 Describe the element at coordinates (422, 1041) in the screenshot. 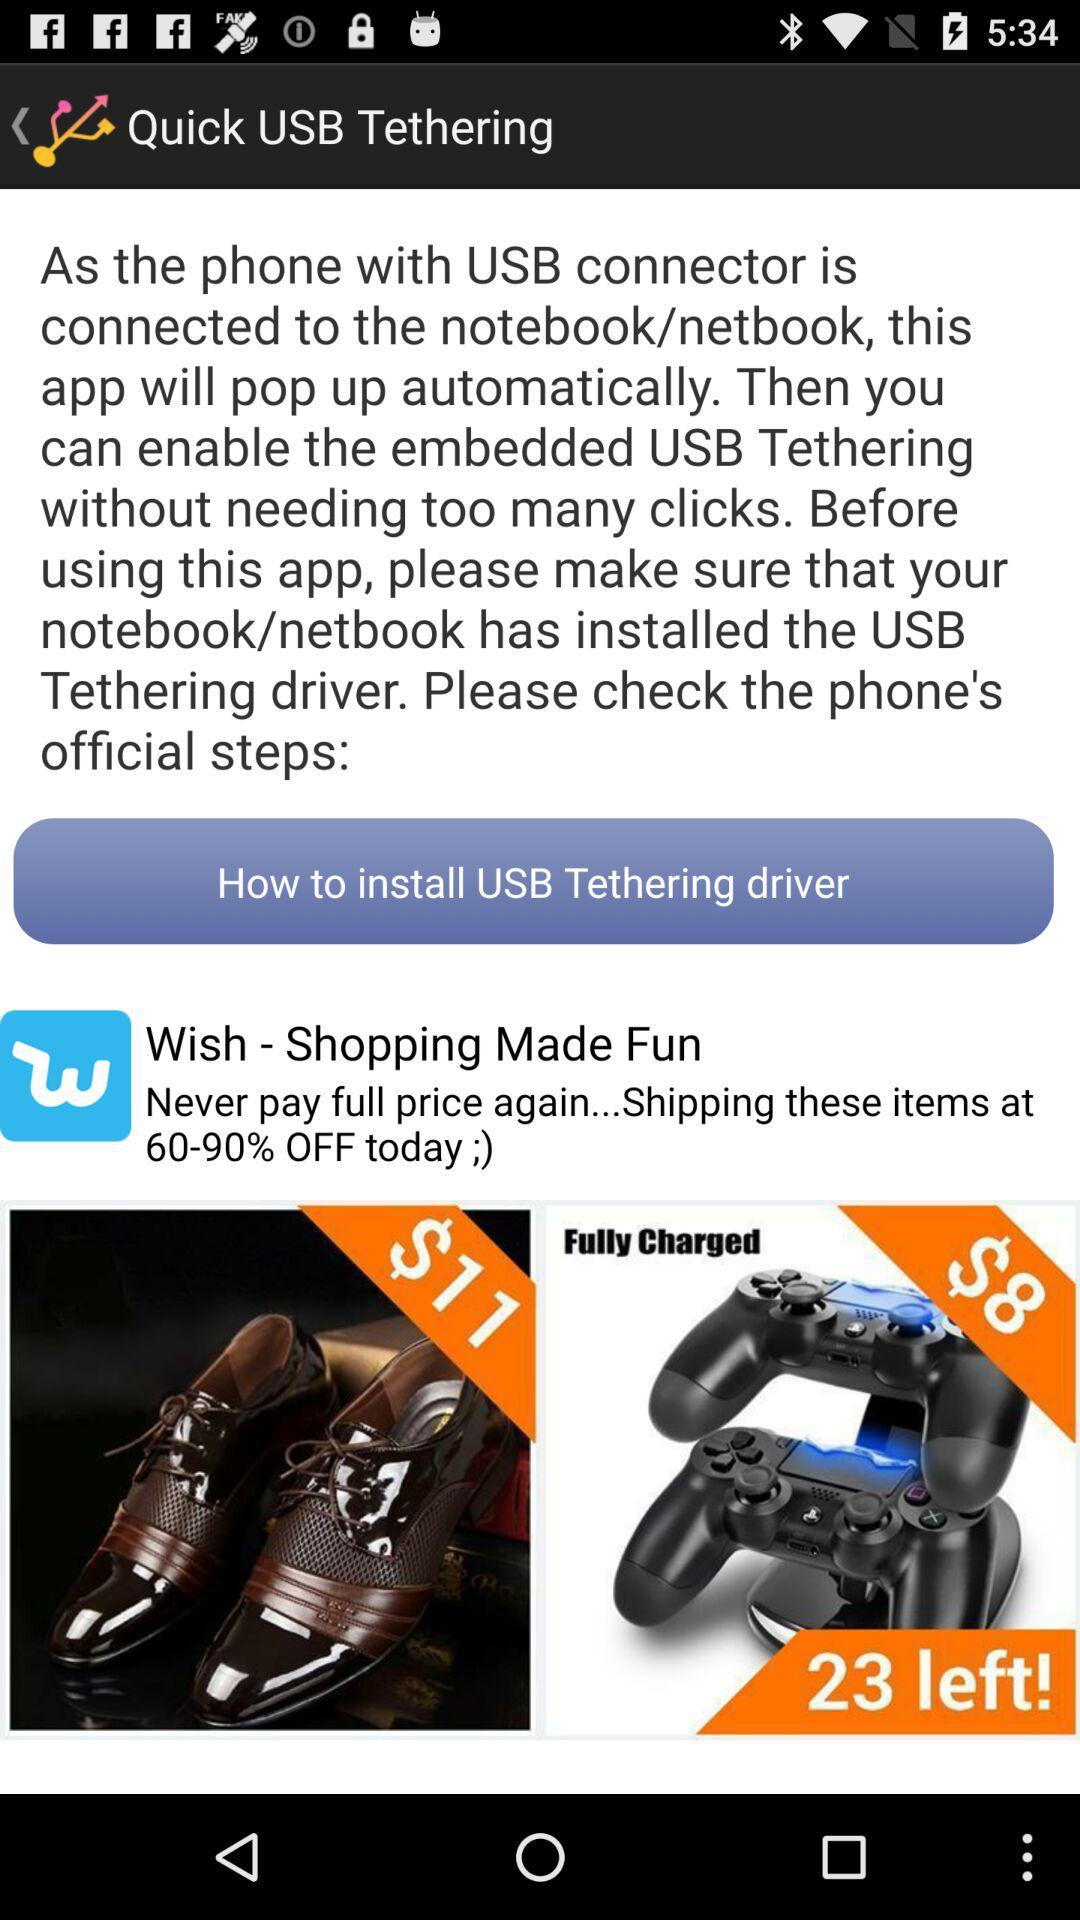

I see `item above never pay full icon` at that location.